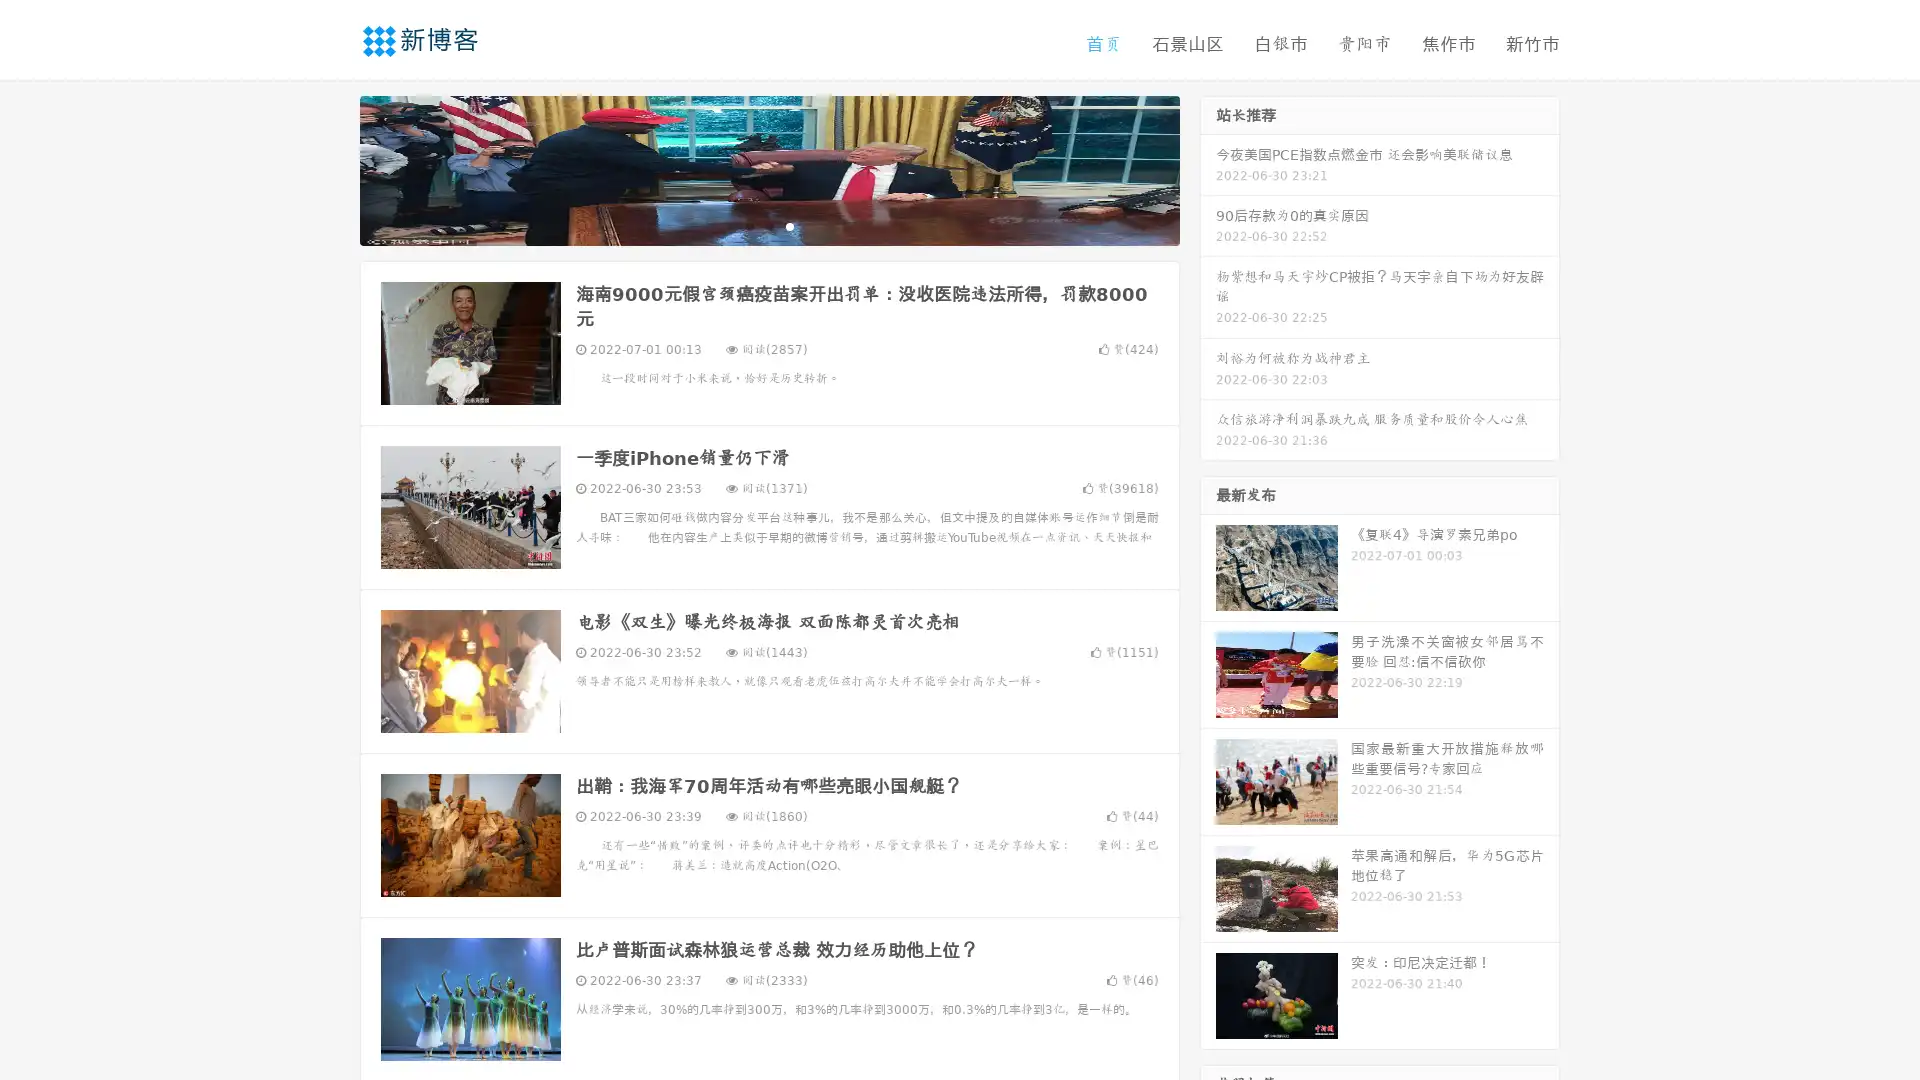 This screenshot has height=1080, width=1920. What do you see at coordinates (1208, 168) in the screenshot?
I see `Next slide` at bounding box center [1208, 168].